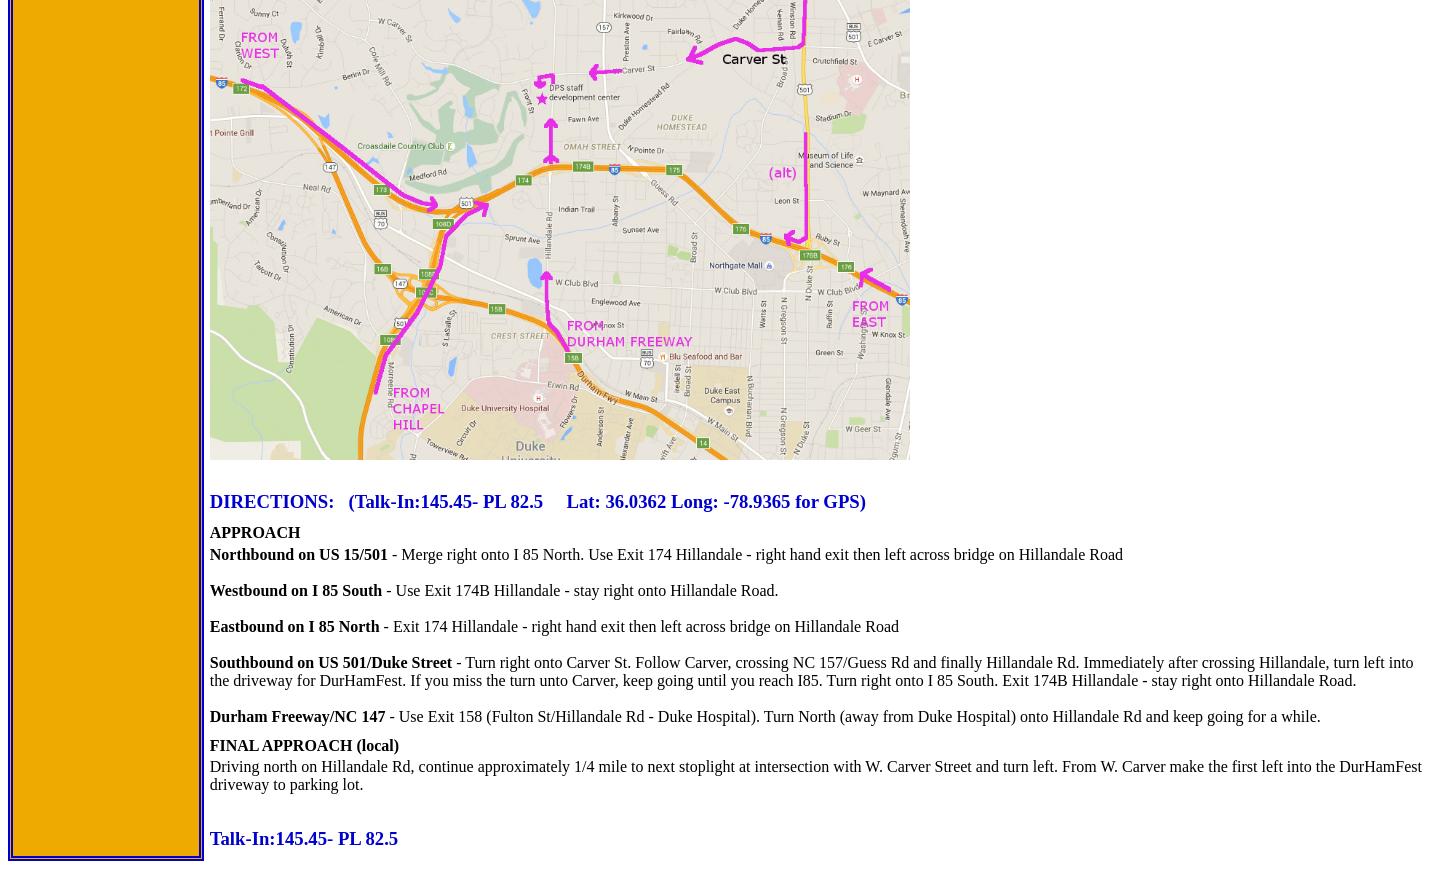 The image size is (1440, 869). I want to click on 'Westbound on I 85 South', so click(208, 589).